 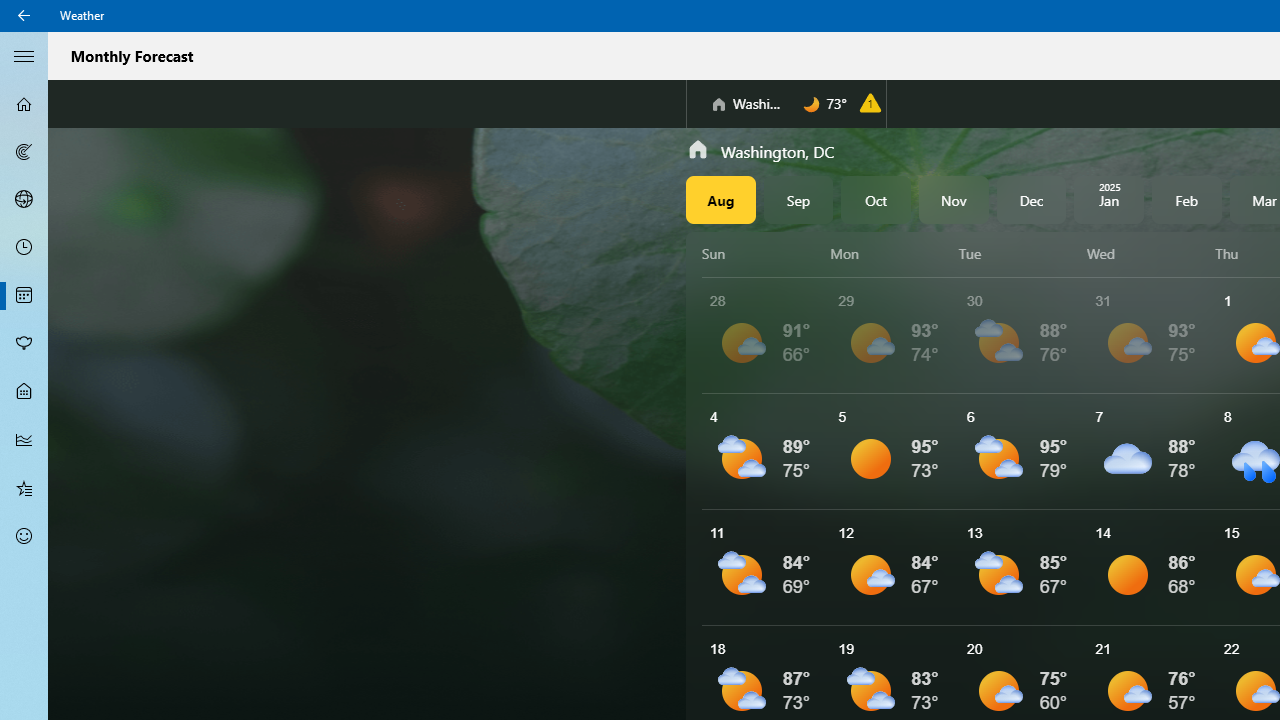 I want to click on 'Pollen - Not Selected', so click(x=24, y=342).